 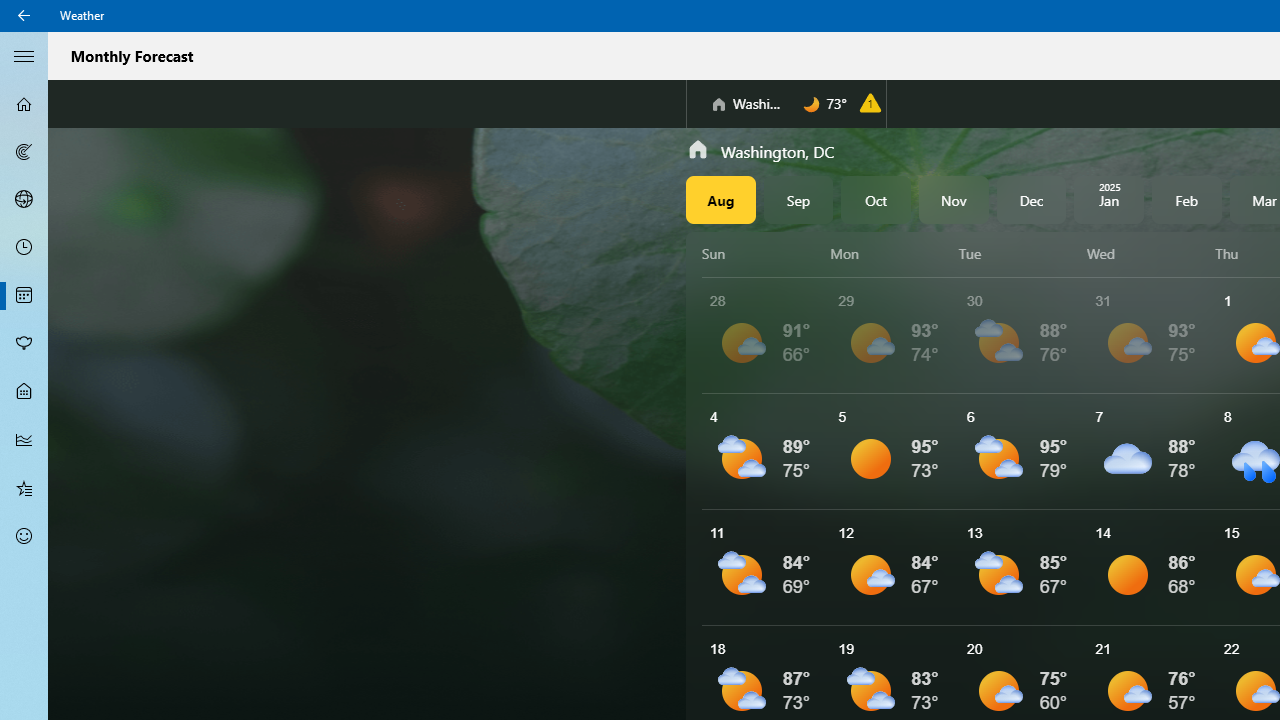 I want to click on 'Pollen - Not Selected', so click(x=24, y=342).